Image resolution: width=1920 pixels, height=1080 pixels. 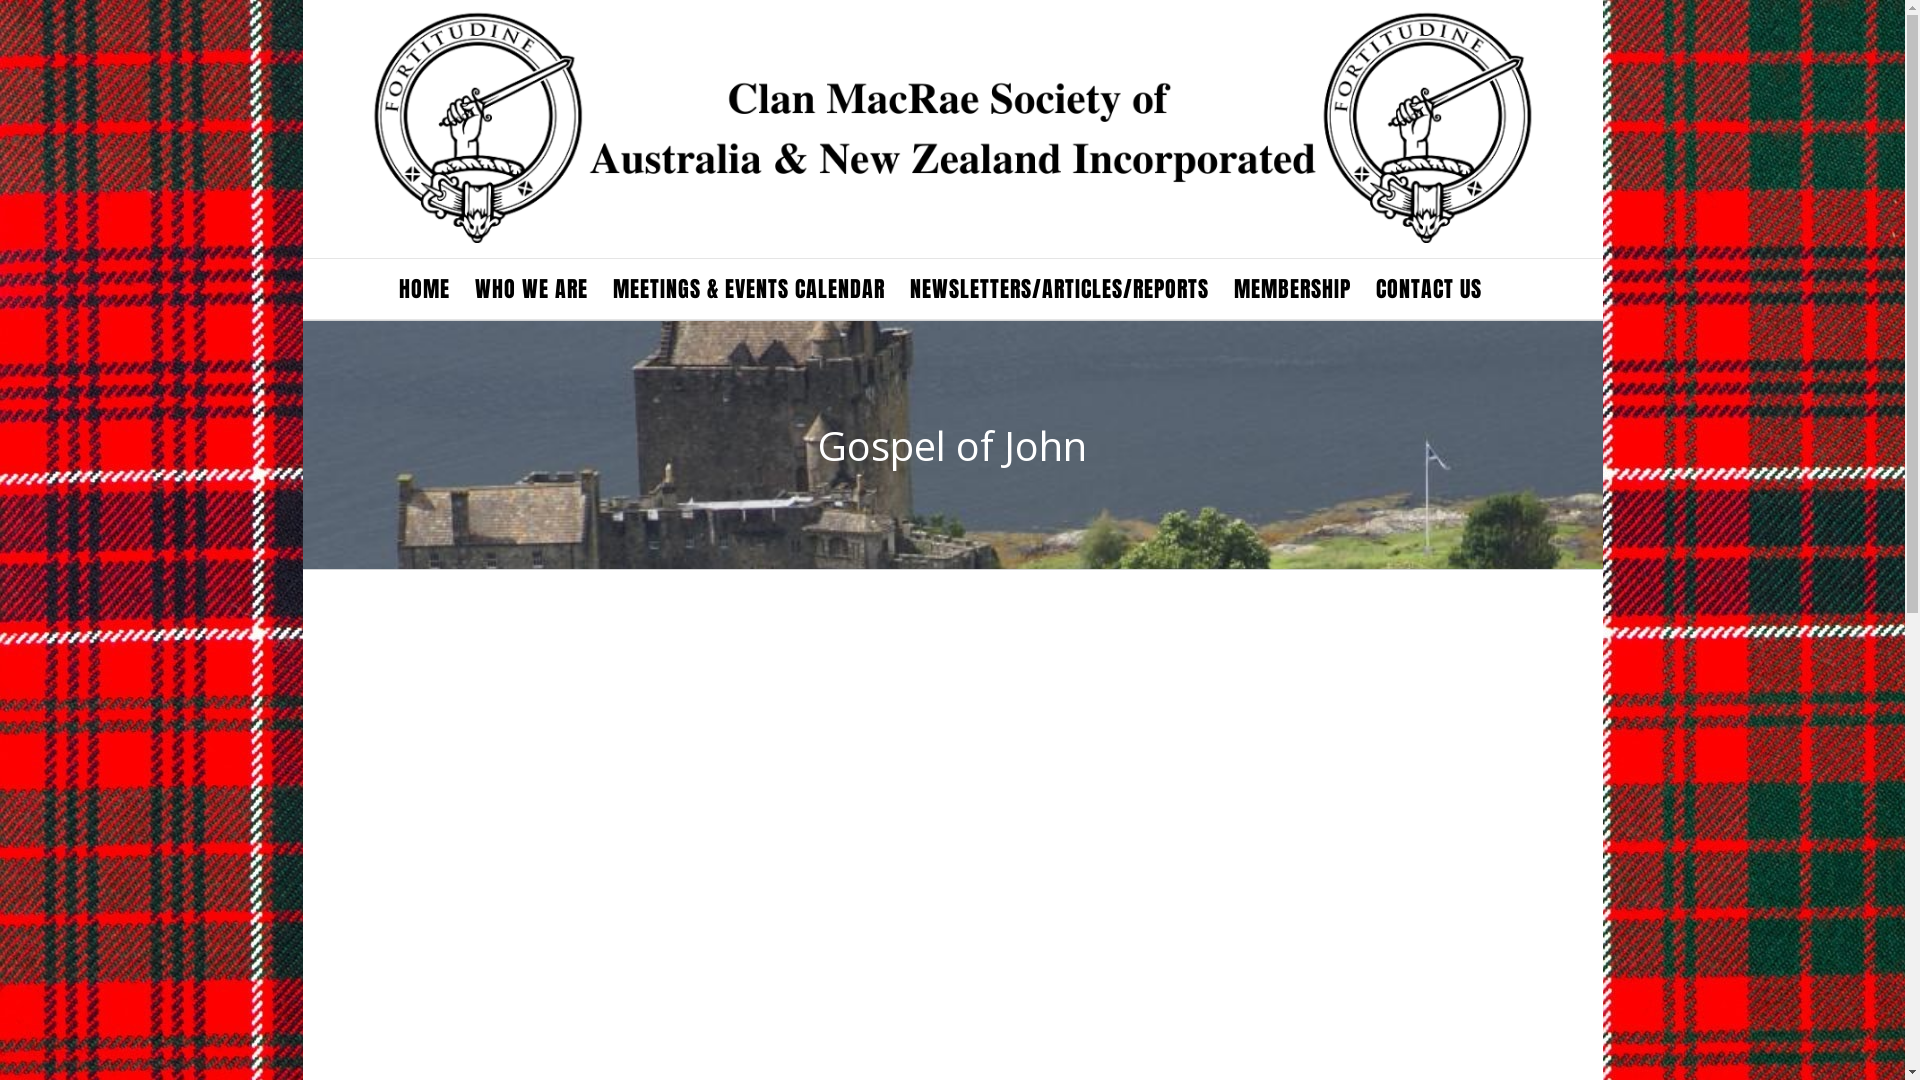 I want to click on 'MEETINGS & EVENTS CALENDAR', so click(x=747, y=289).